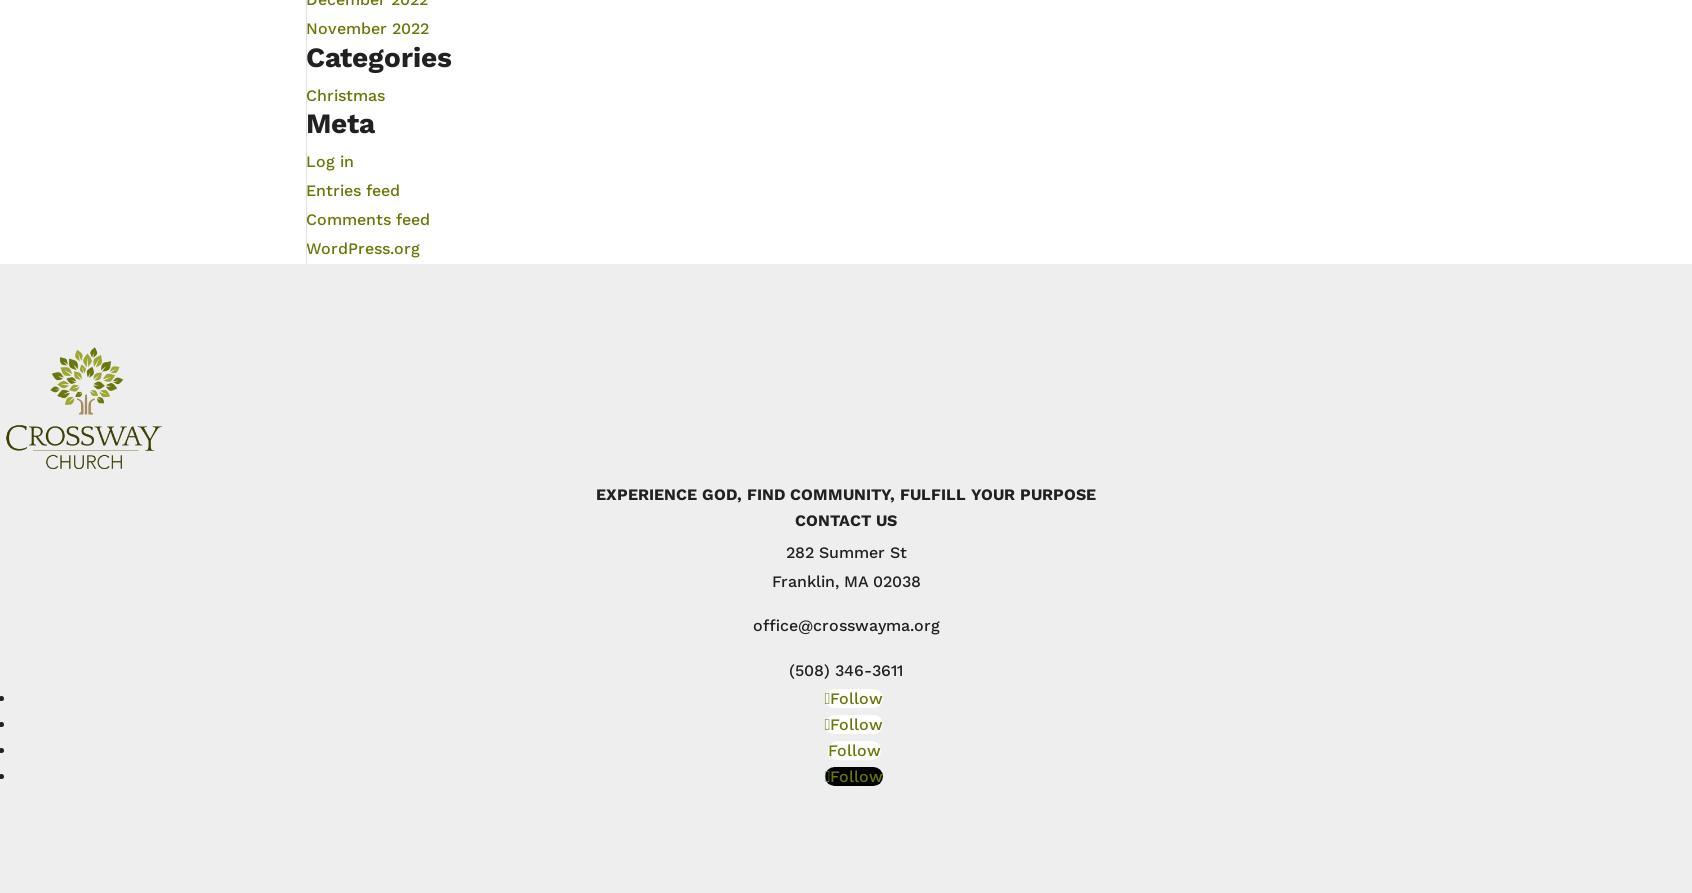  Describe the element at coordinates (846, 492) in the screenshot. I see `'Experience God, Find Community, Fulfill Your Purpose'` at that location.